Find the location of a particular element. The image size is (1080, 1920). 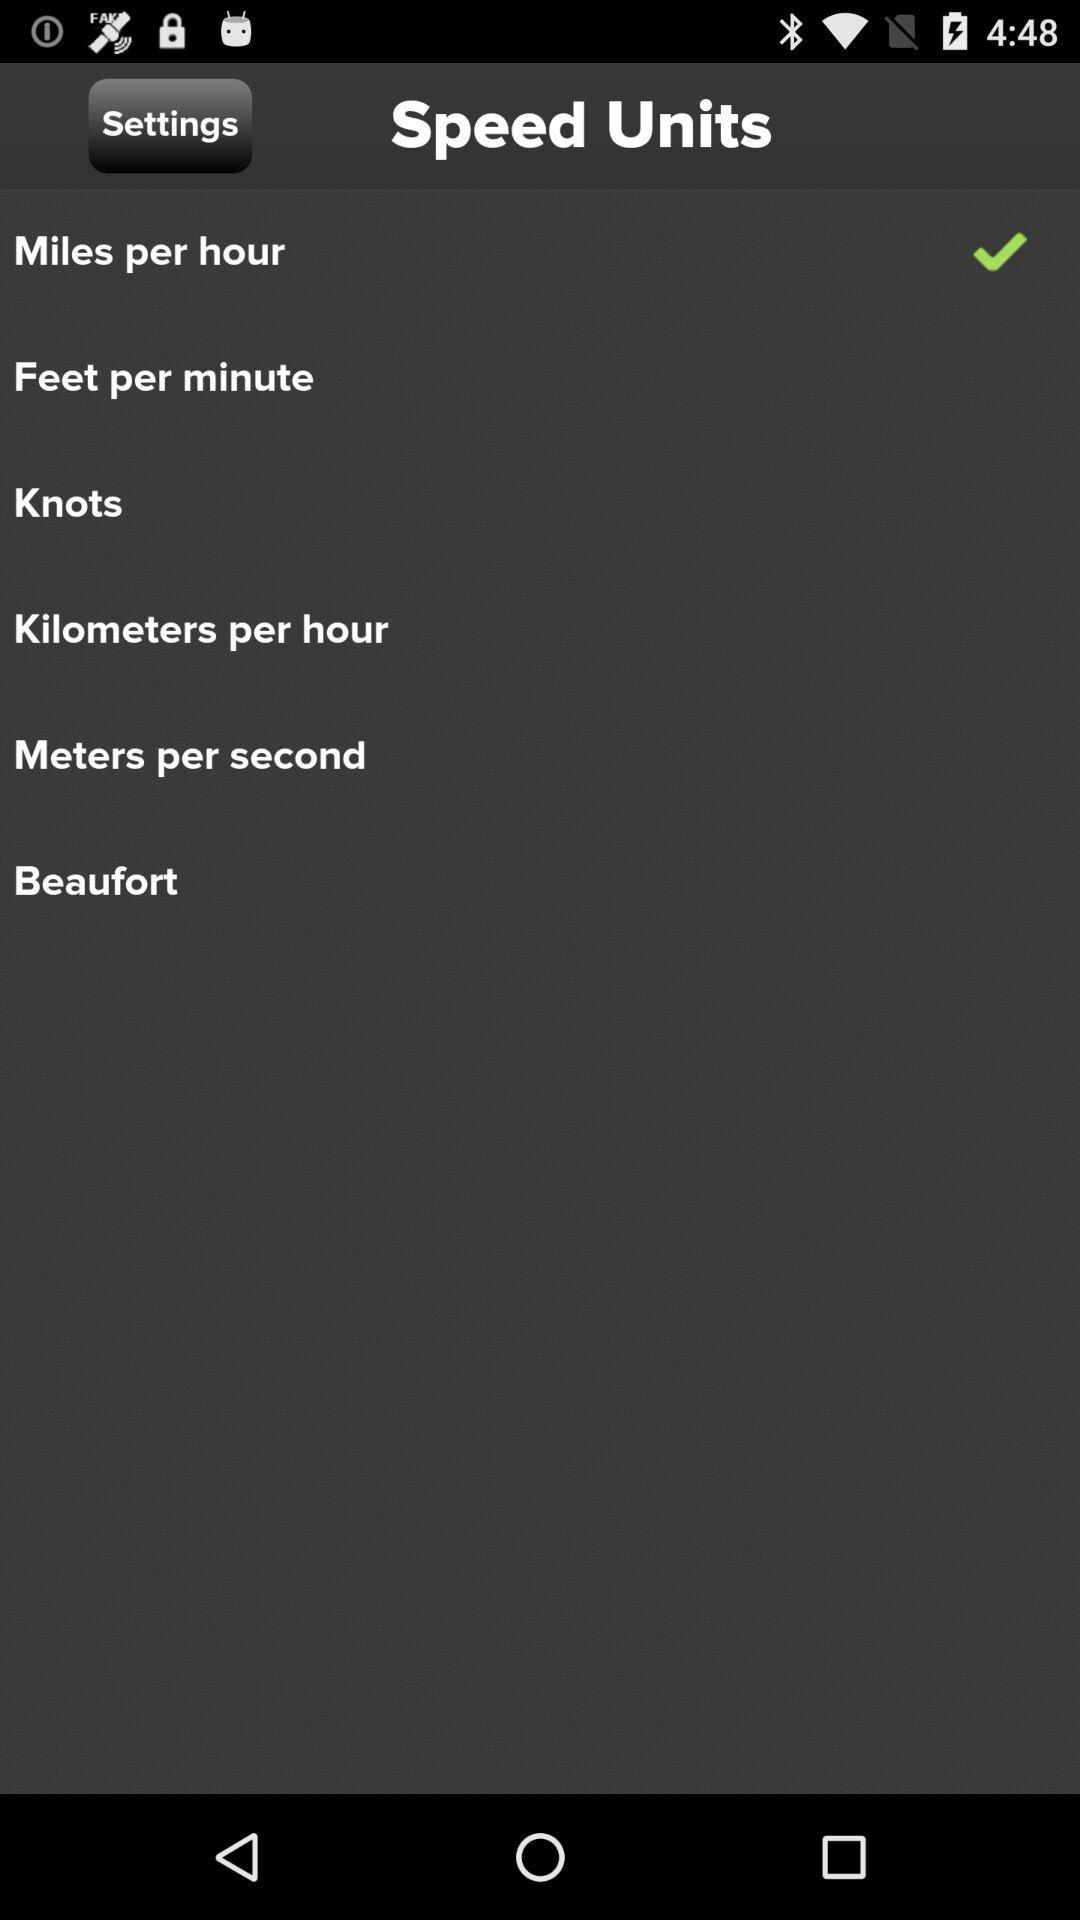

item below the miles per hour icon is located at coordinates (525, 378).